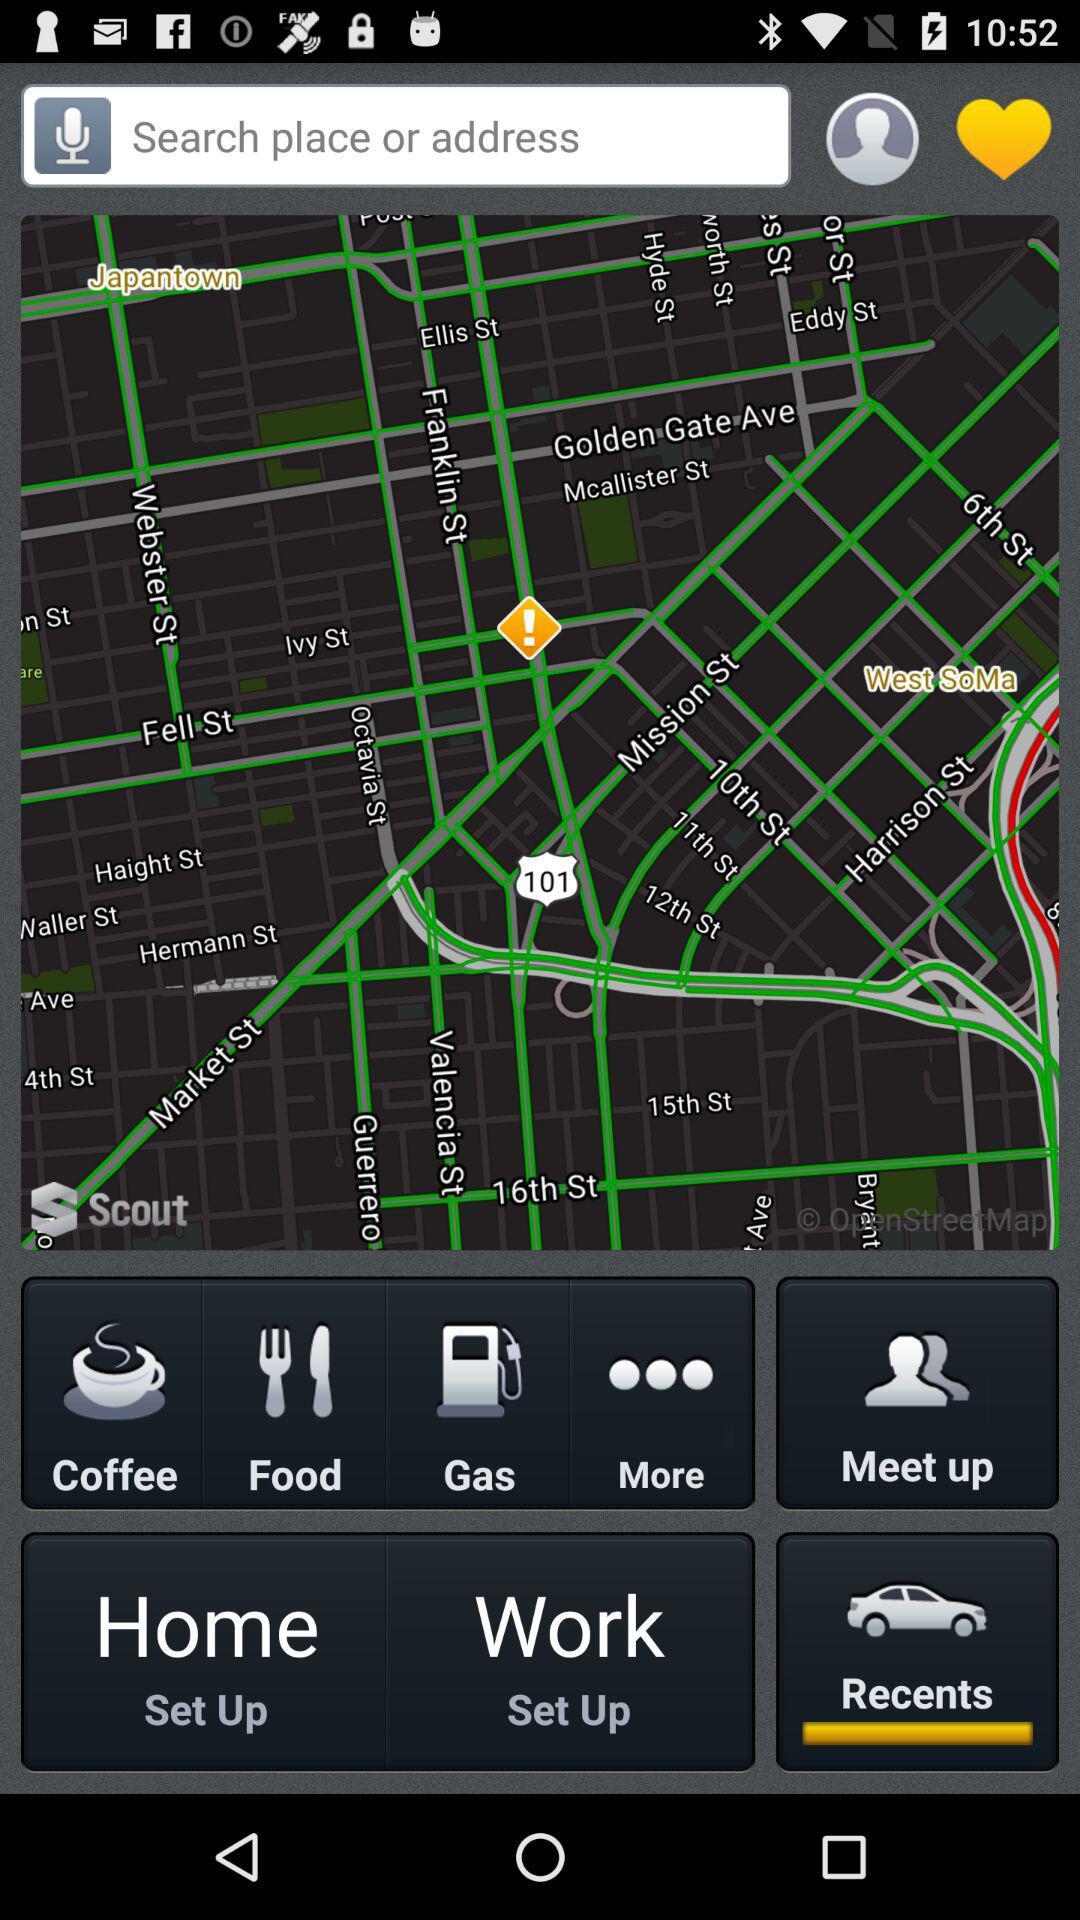 Image resolution: width=1080 pixels, height=1920 pixels. I want to click on address page, so click(454, 134).